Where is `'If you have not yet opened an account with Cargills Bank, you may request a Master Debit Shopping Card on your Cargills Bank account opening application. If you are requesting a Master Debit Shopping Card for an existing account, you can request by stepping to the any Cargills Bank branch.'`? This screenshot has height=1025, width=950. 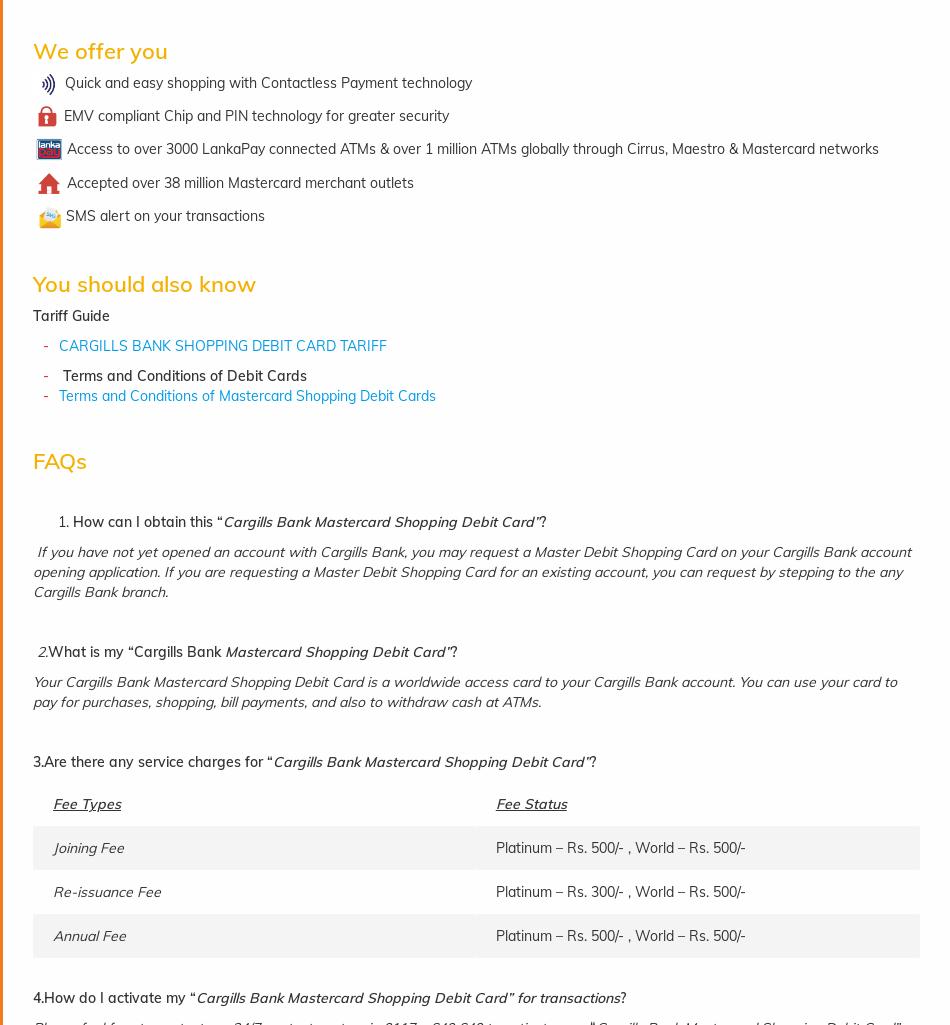
'If you have not yet opened an account with Cargills Bank, you may request a Master Debit Shopping Card on your Cargills Bank account opening application. If you are requesting a Master Debit Shopping Card for an existing account, you can request by stepping to the any Cargills Bank branch.' is located at coordinates (470, 571).